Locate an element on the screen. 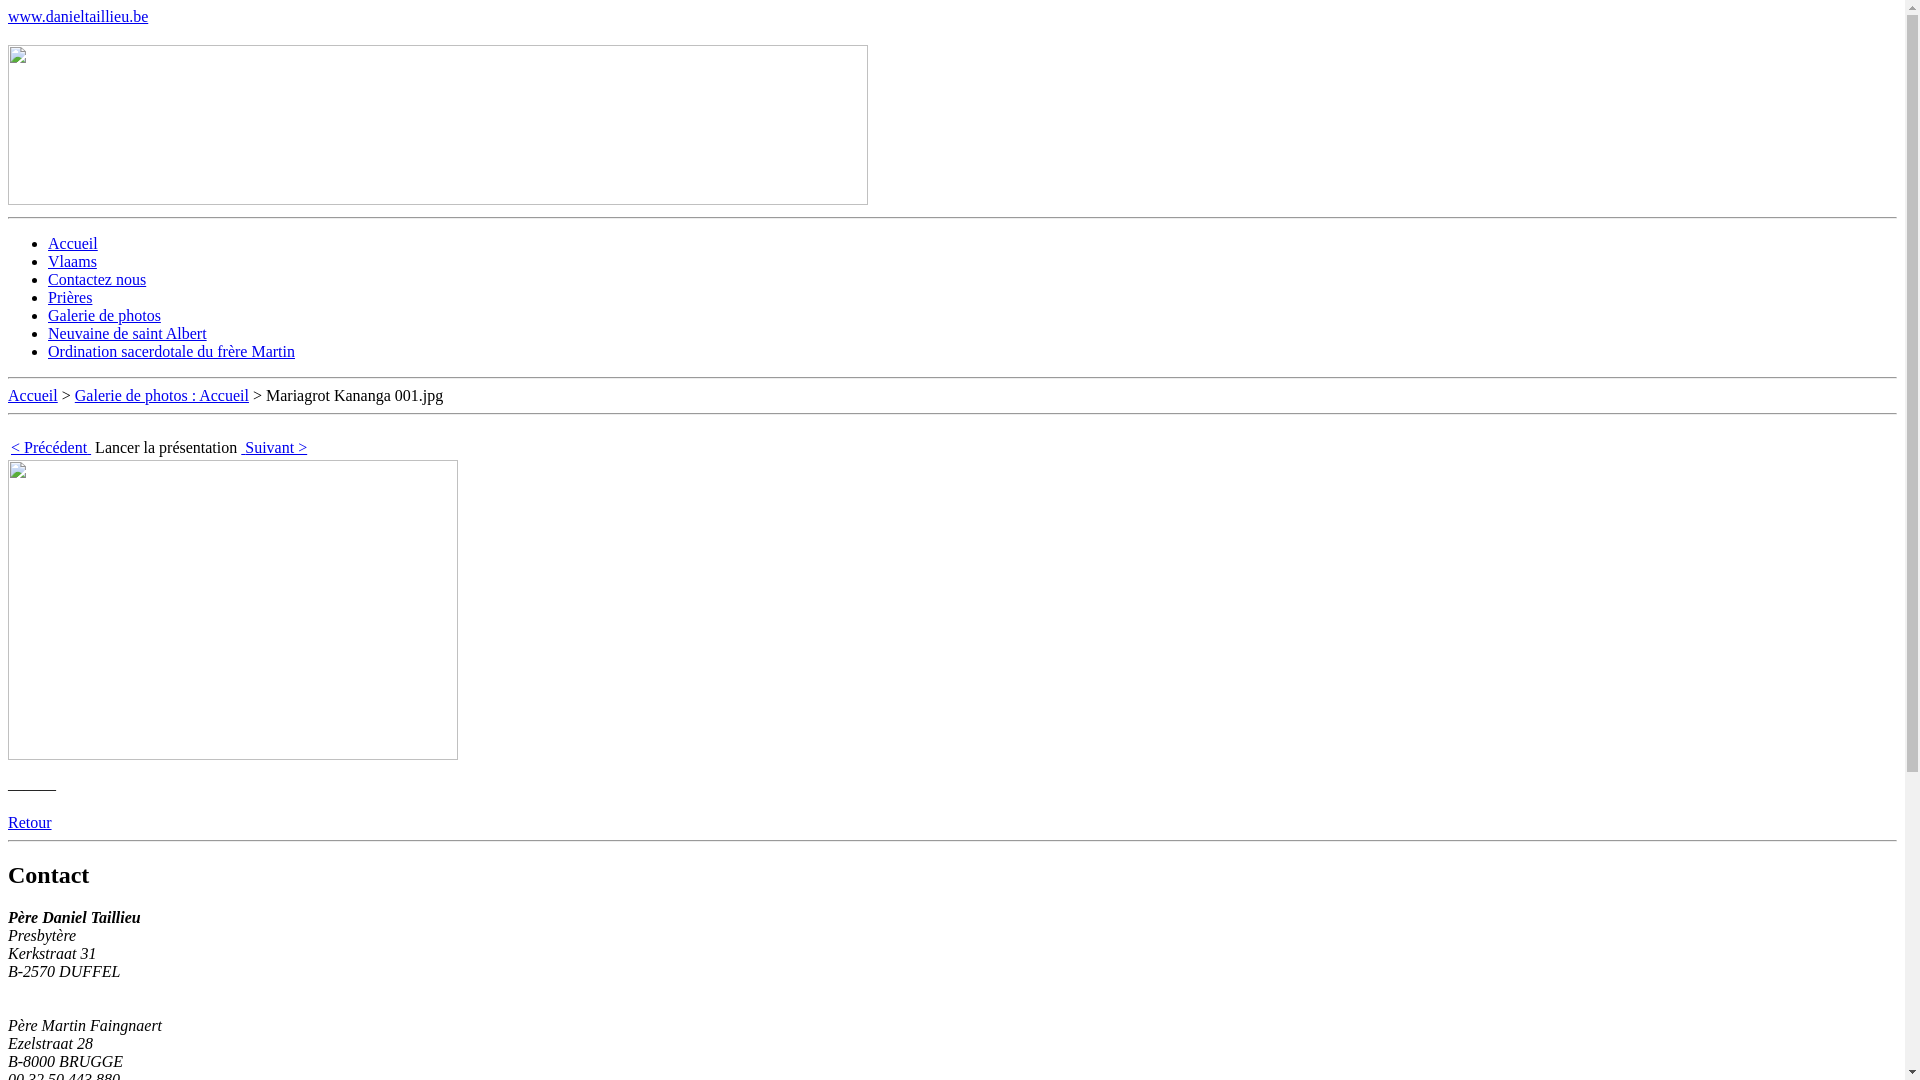  'www.danieltaillieu.be' is located at coordinates (77, 16).